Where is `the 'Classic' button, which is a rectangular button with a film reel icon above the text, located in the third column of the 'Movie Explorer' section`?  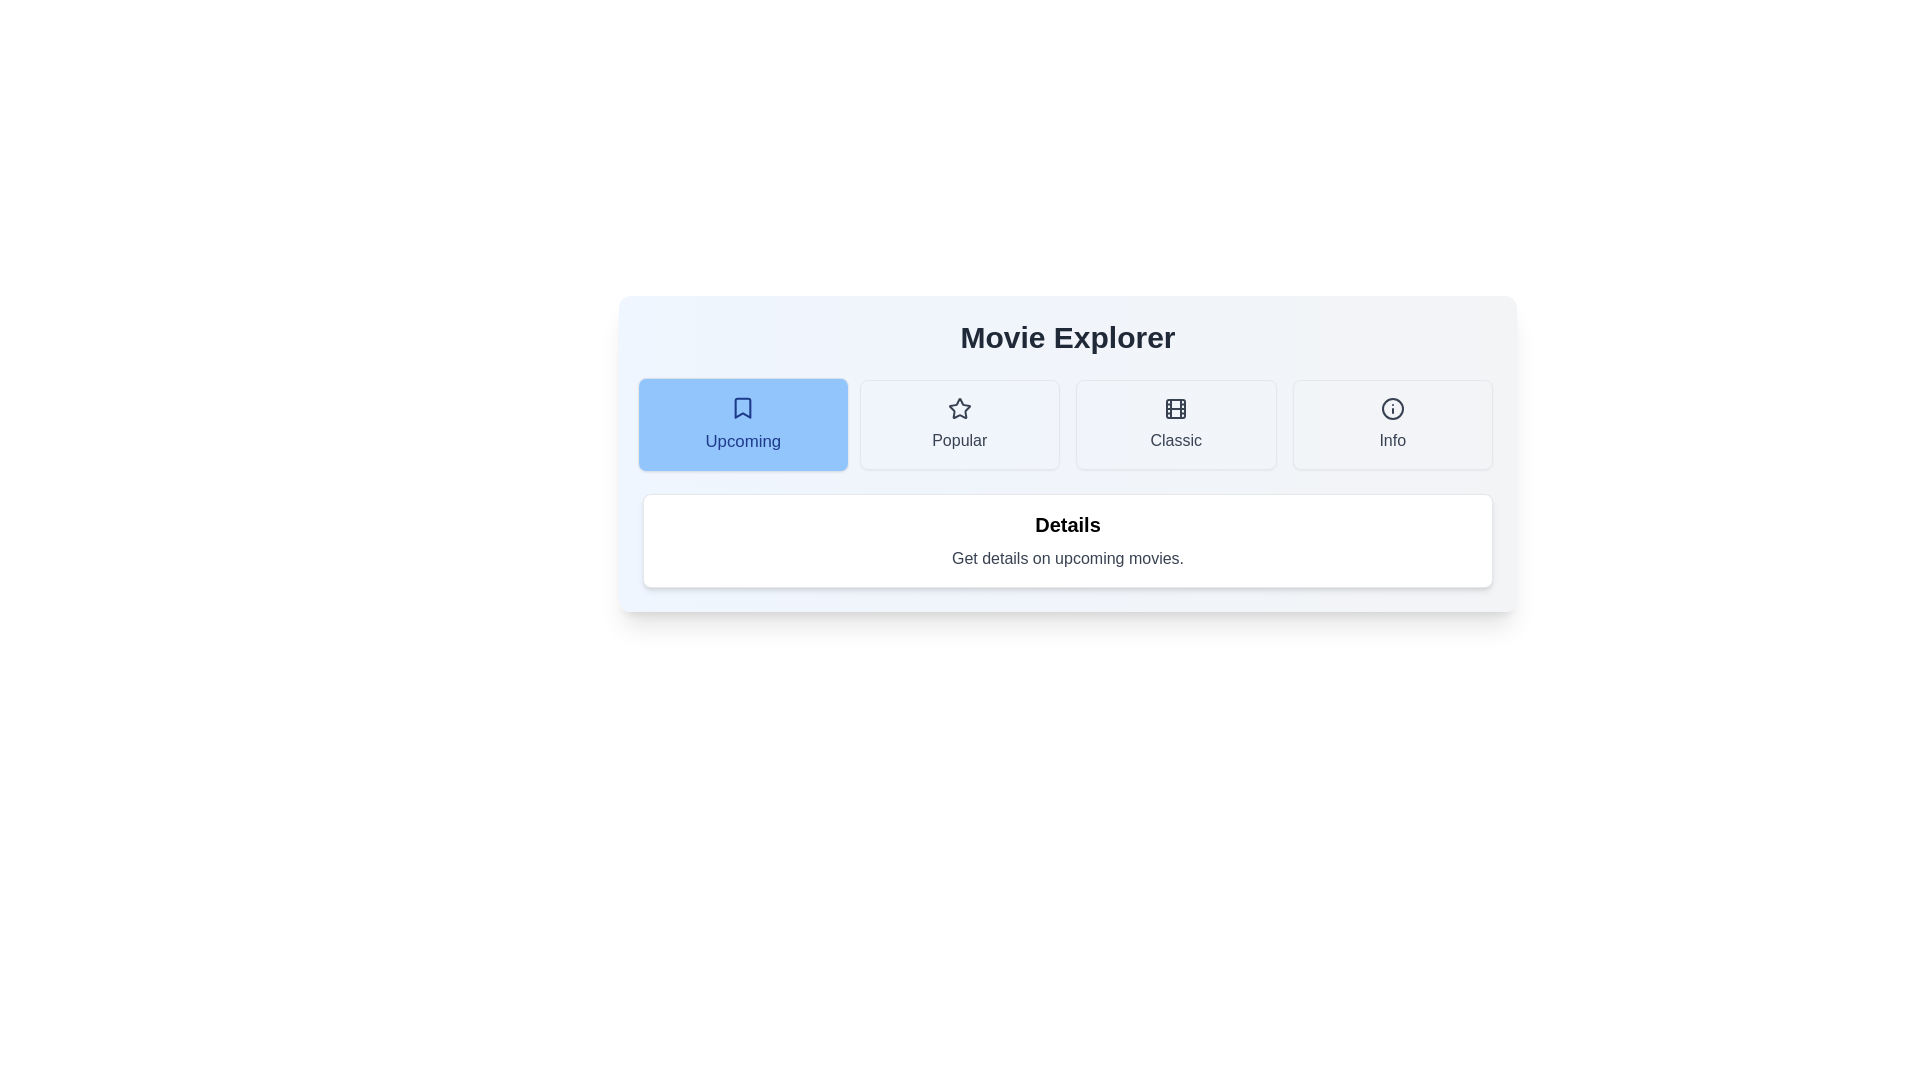 the 'Classic' button, which is a rectangular button with a film reel icon above the text, located in the third column of the 'Movie Explorer' section is located at coordinates (1176, 423).